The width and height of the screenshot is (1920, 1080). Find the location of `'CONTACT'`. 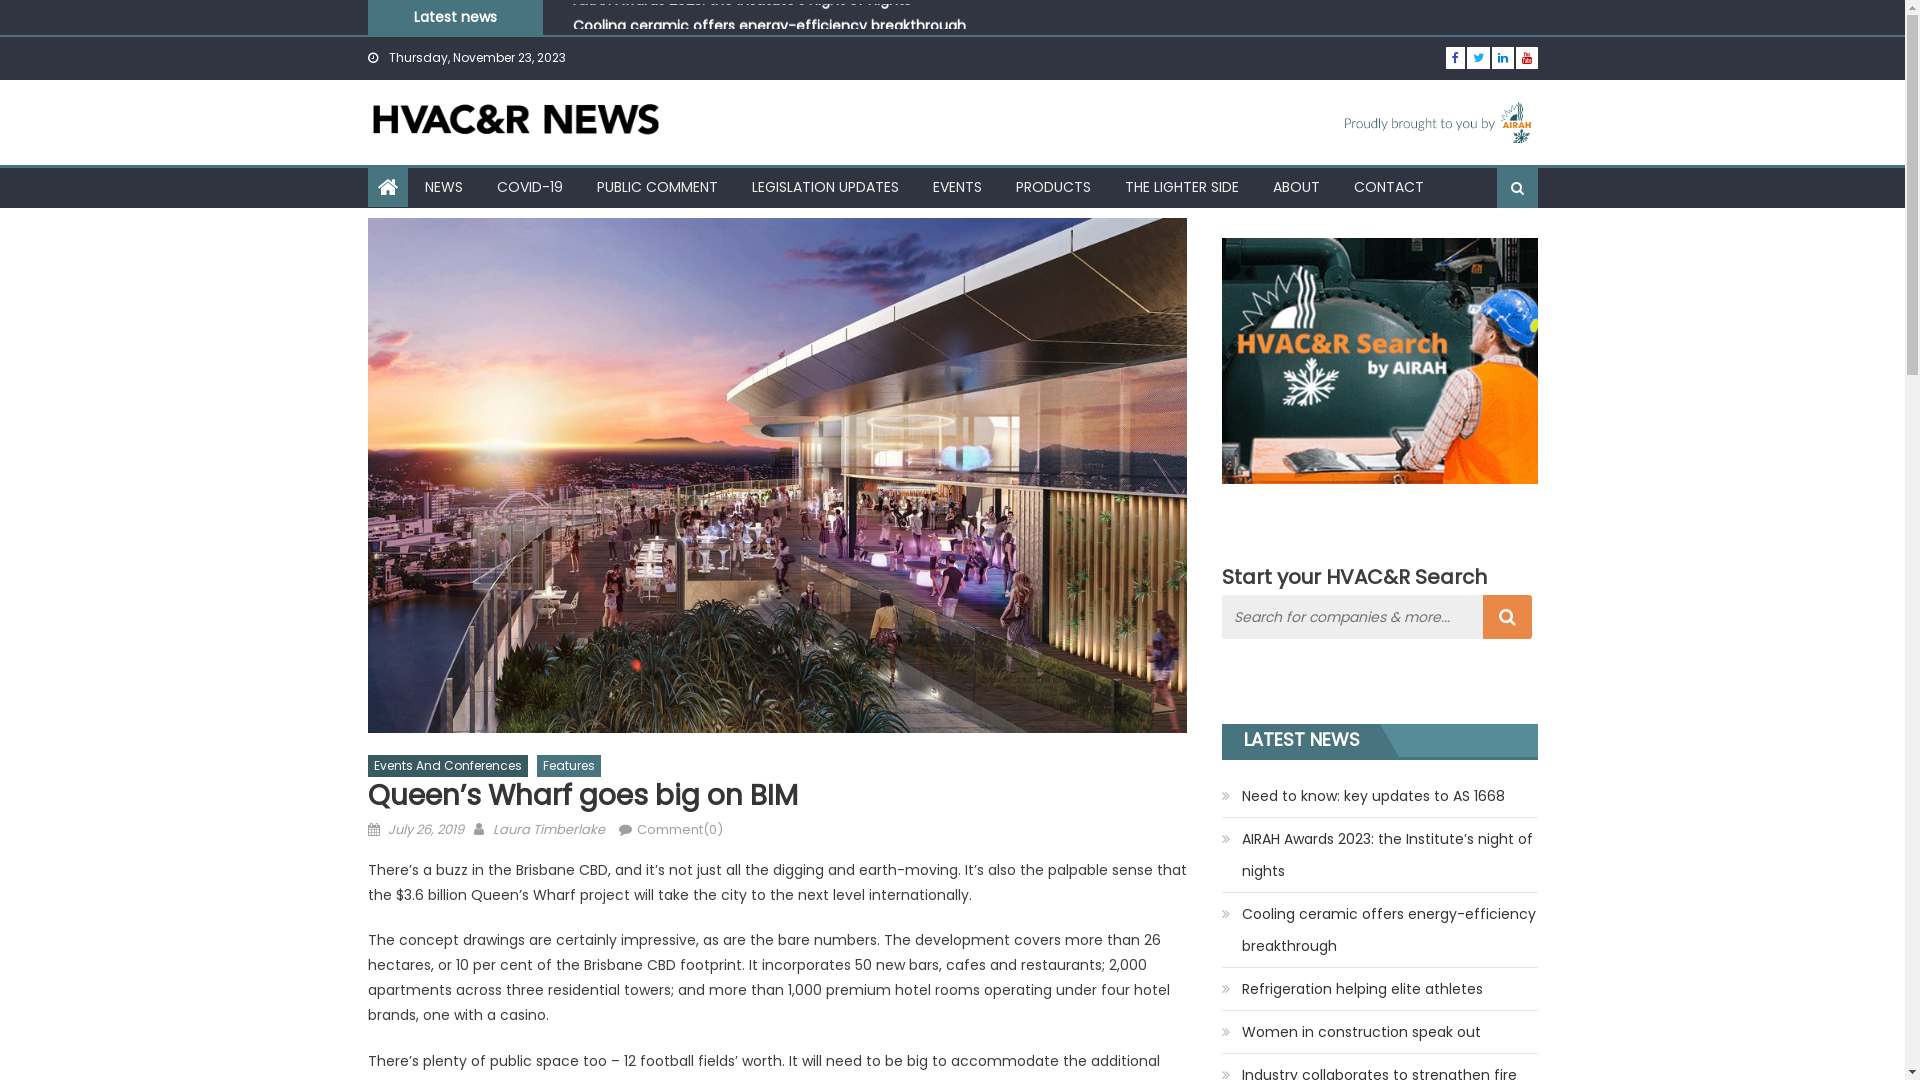

'CONTACT' is located at coordinates (1386, 186).